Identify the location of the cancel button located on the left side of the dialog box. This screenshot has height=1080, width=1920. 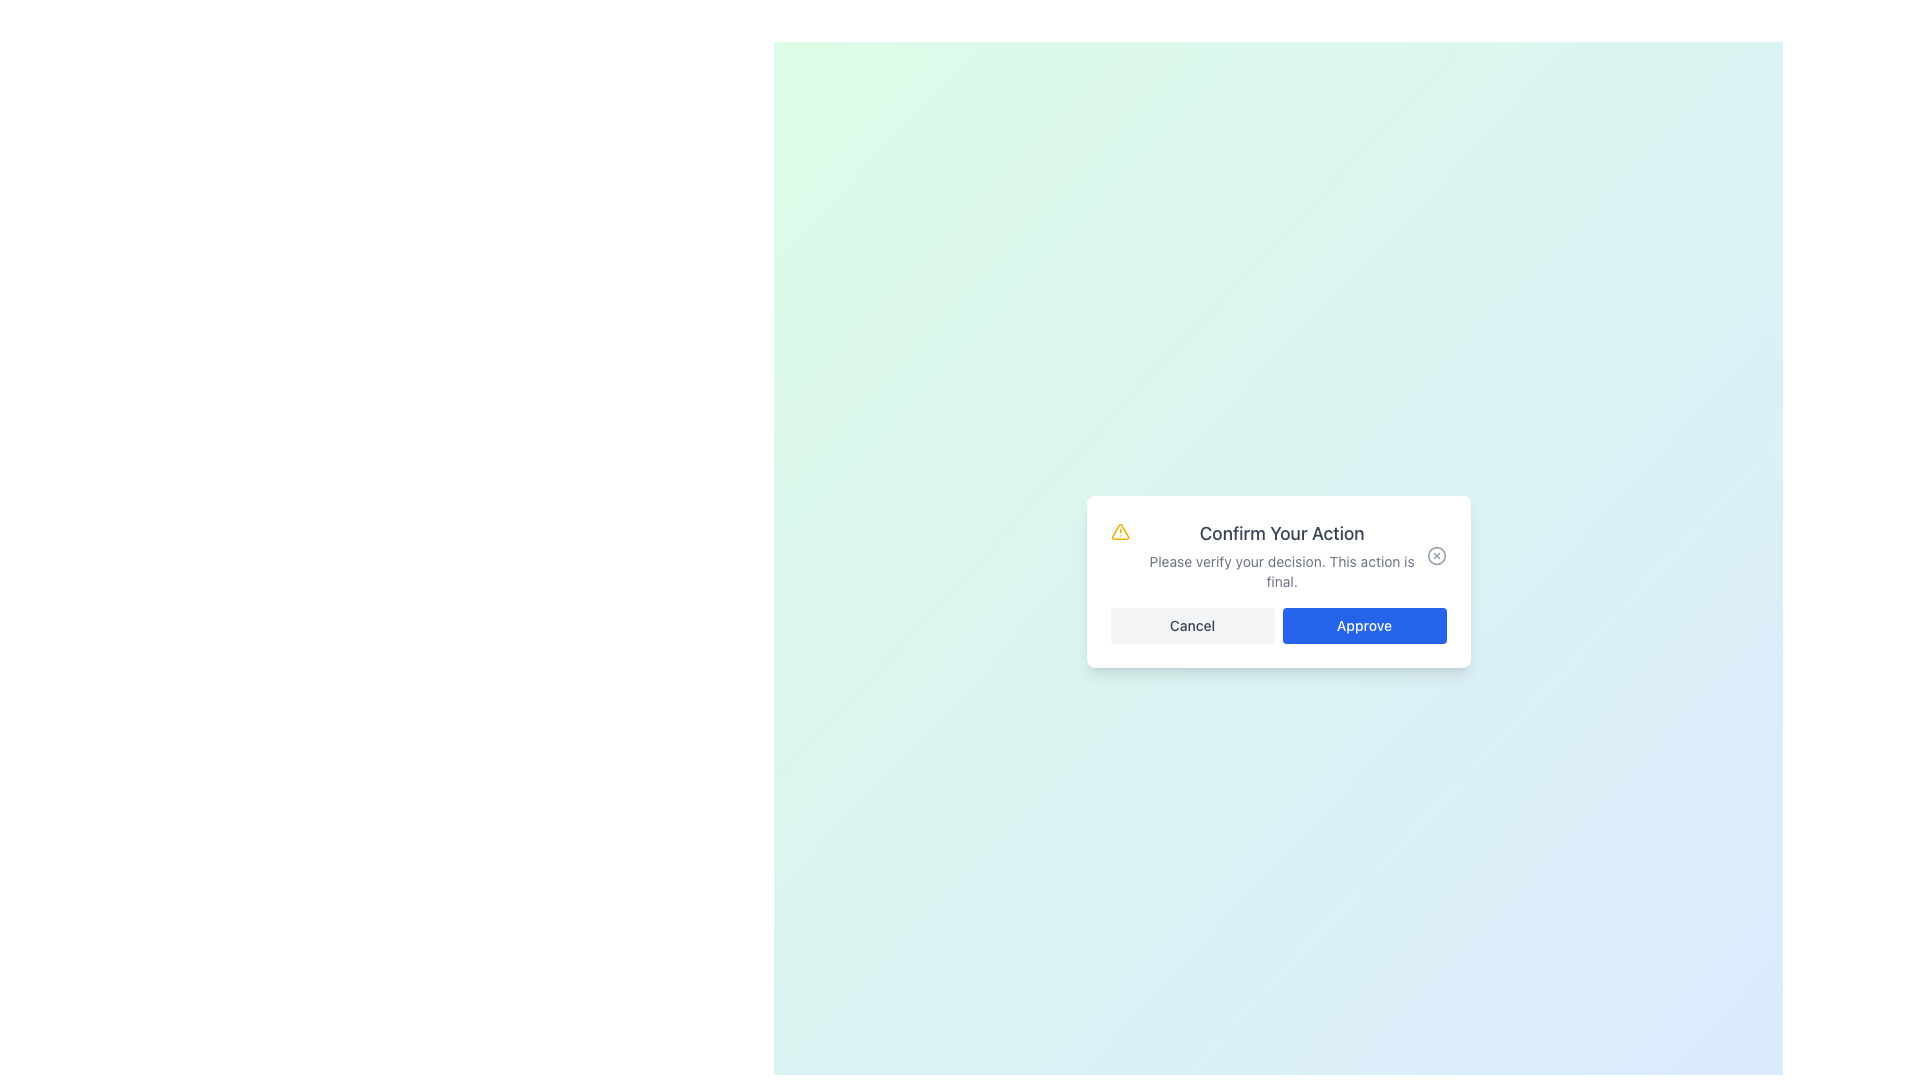
(1192, 624).